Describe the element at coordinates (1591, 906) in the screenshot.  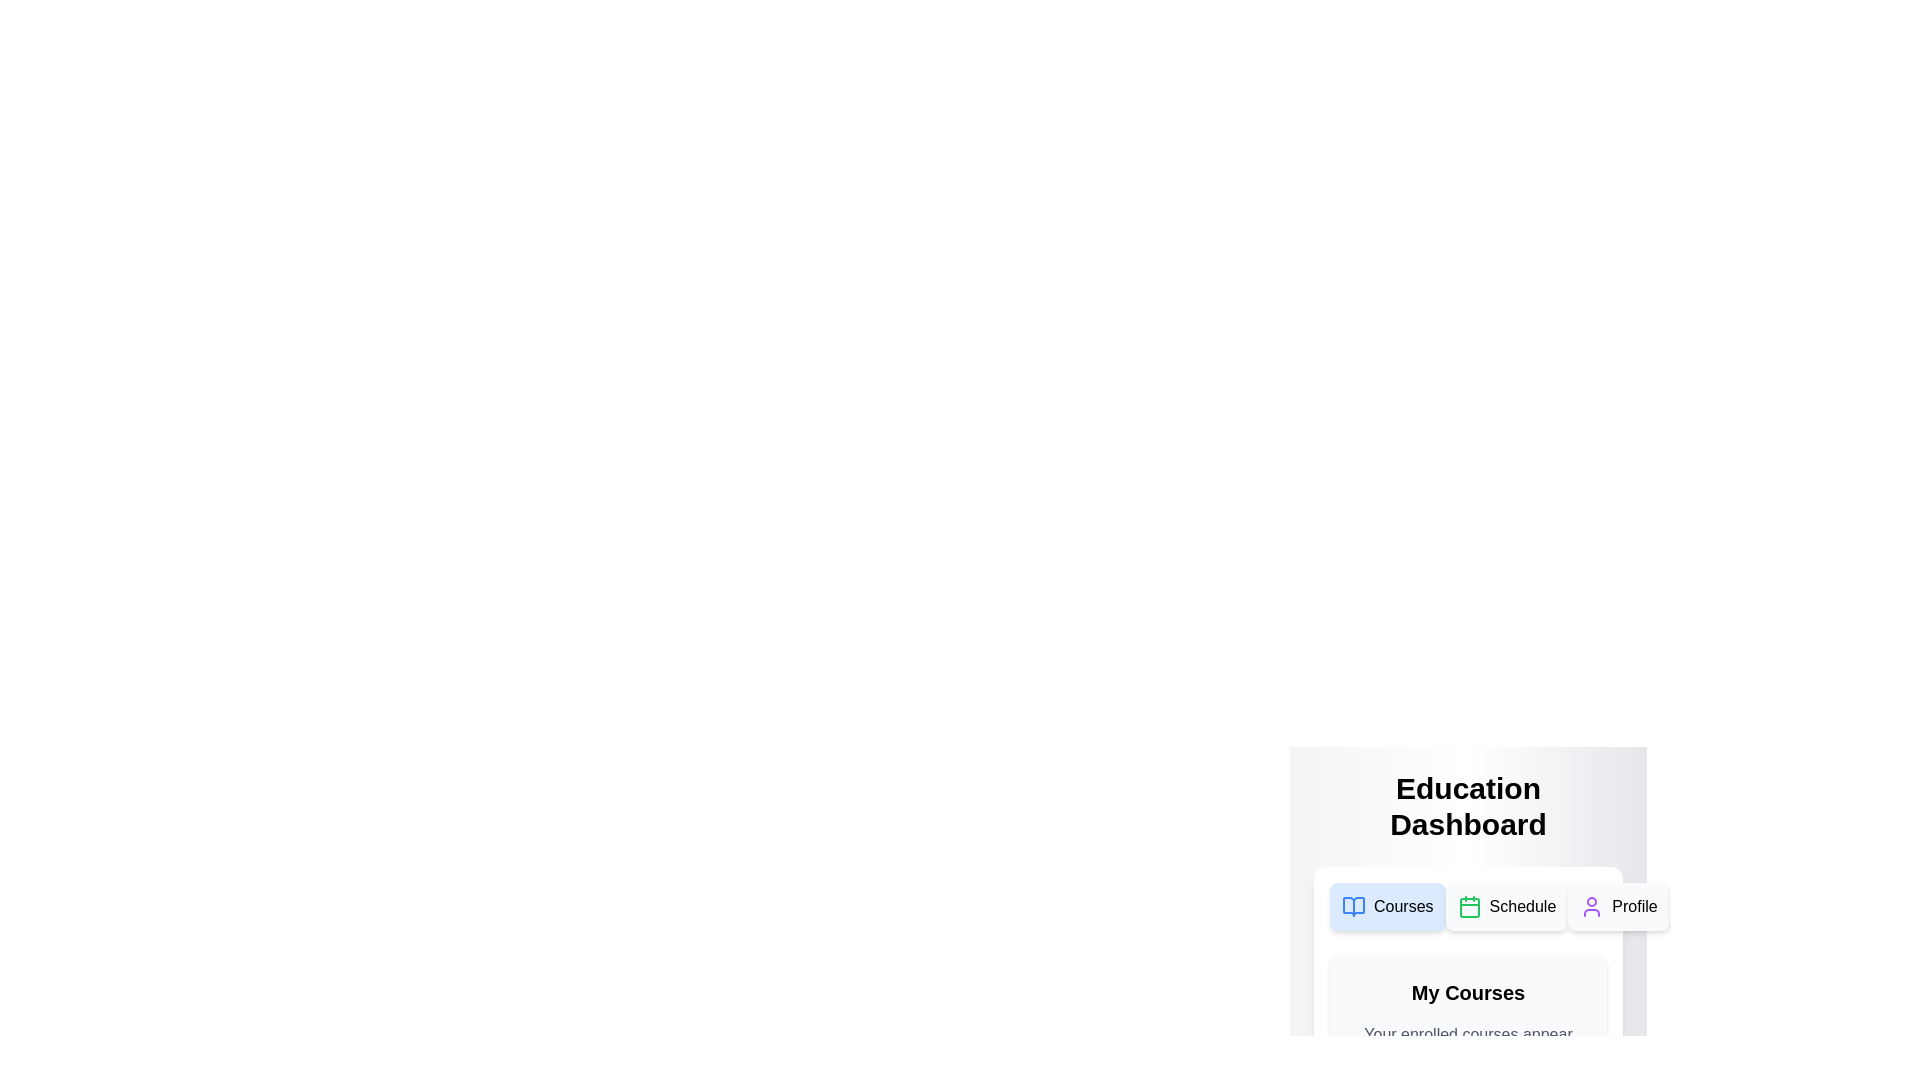
I see `the Profile button, which features a purple user profile icon and is the rightmost button in the navigation menu` at that location.